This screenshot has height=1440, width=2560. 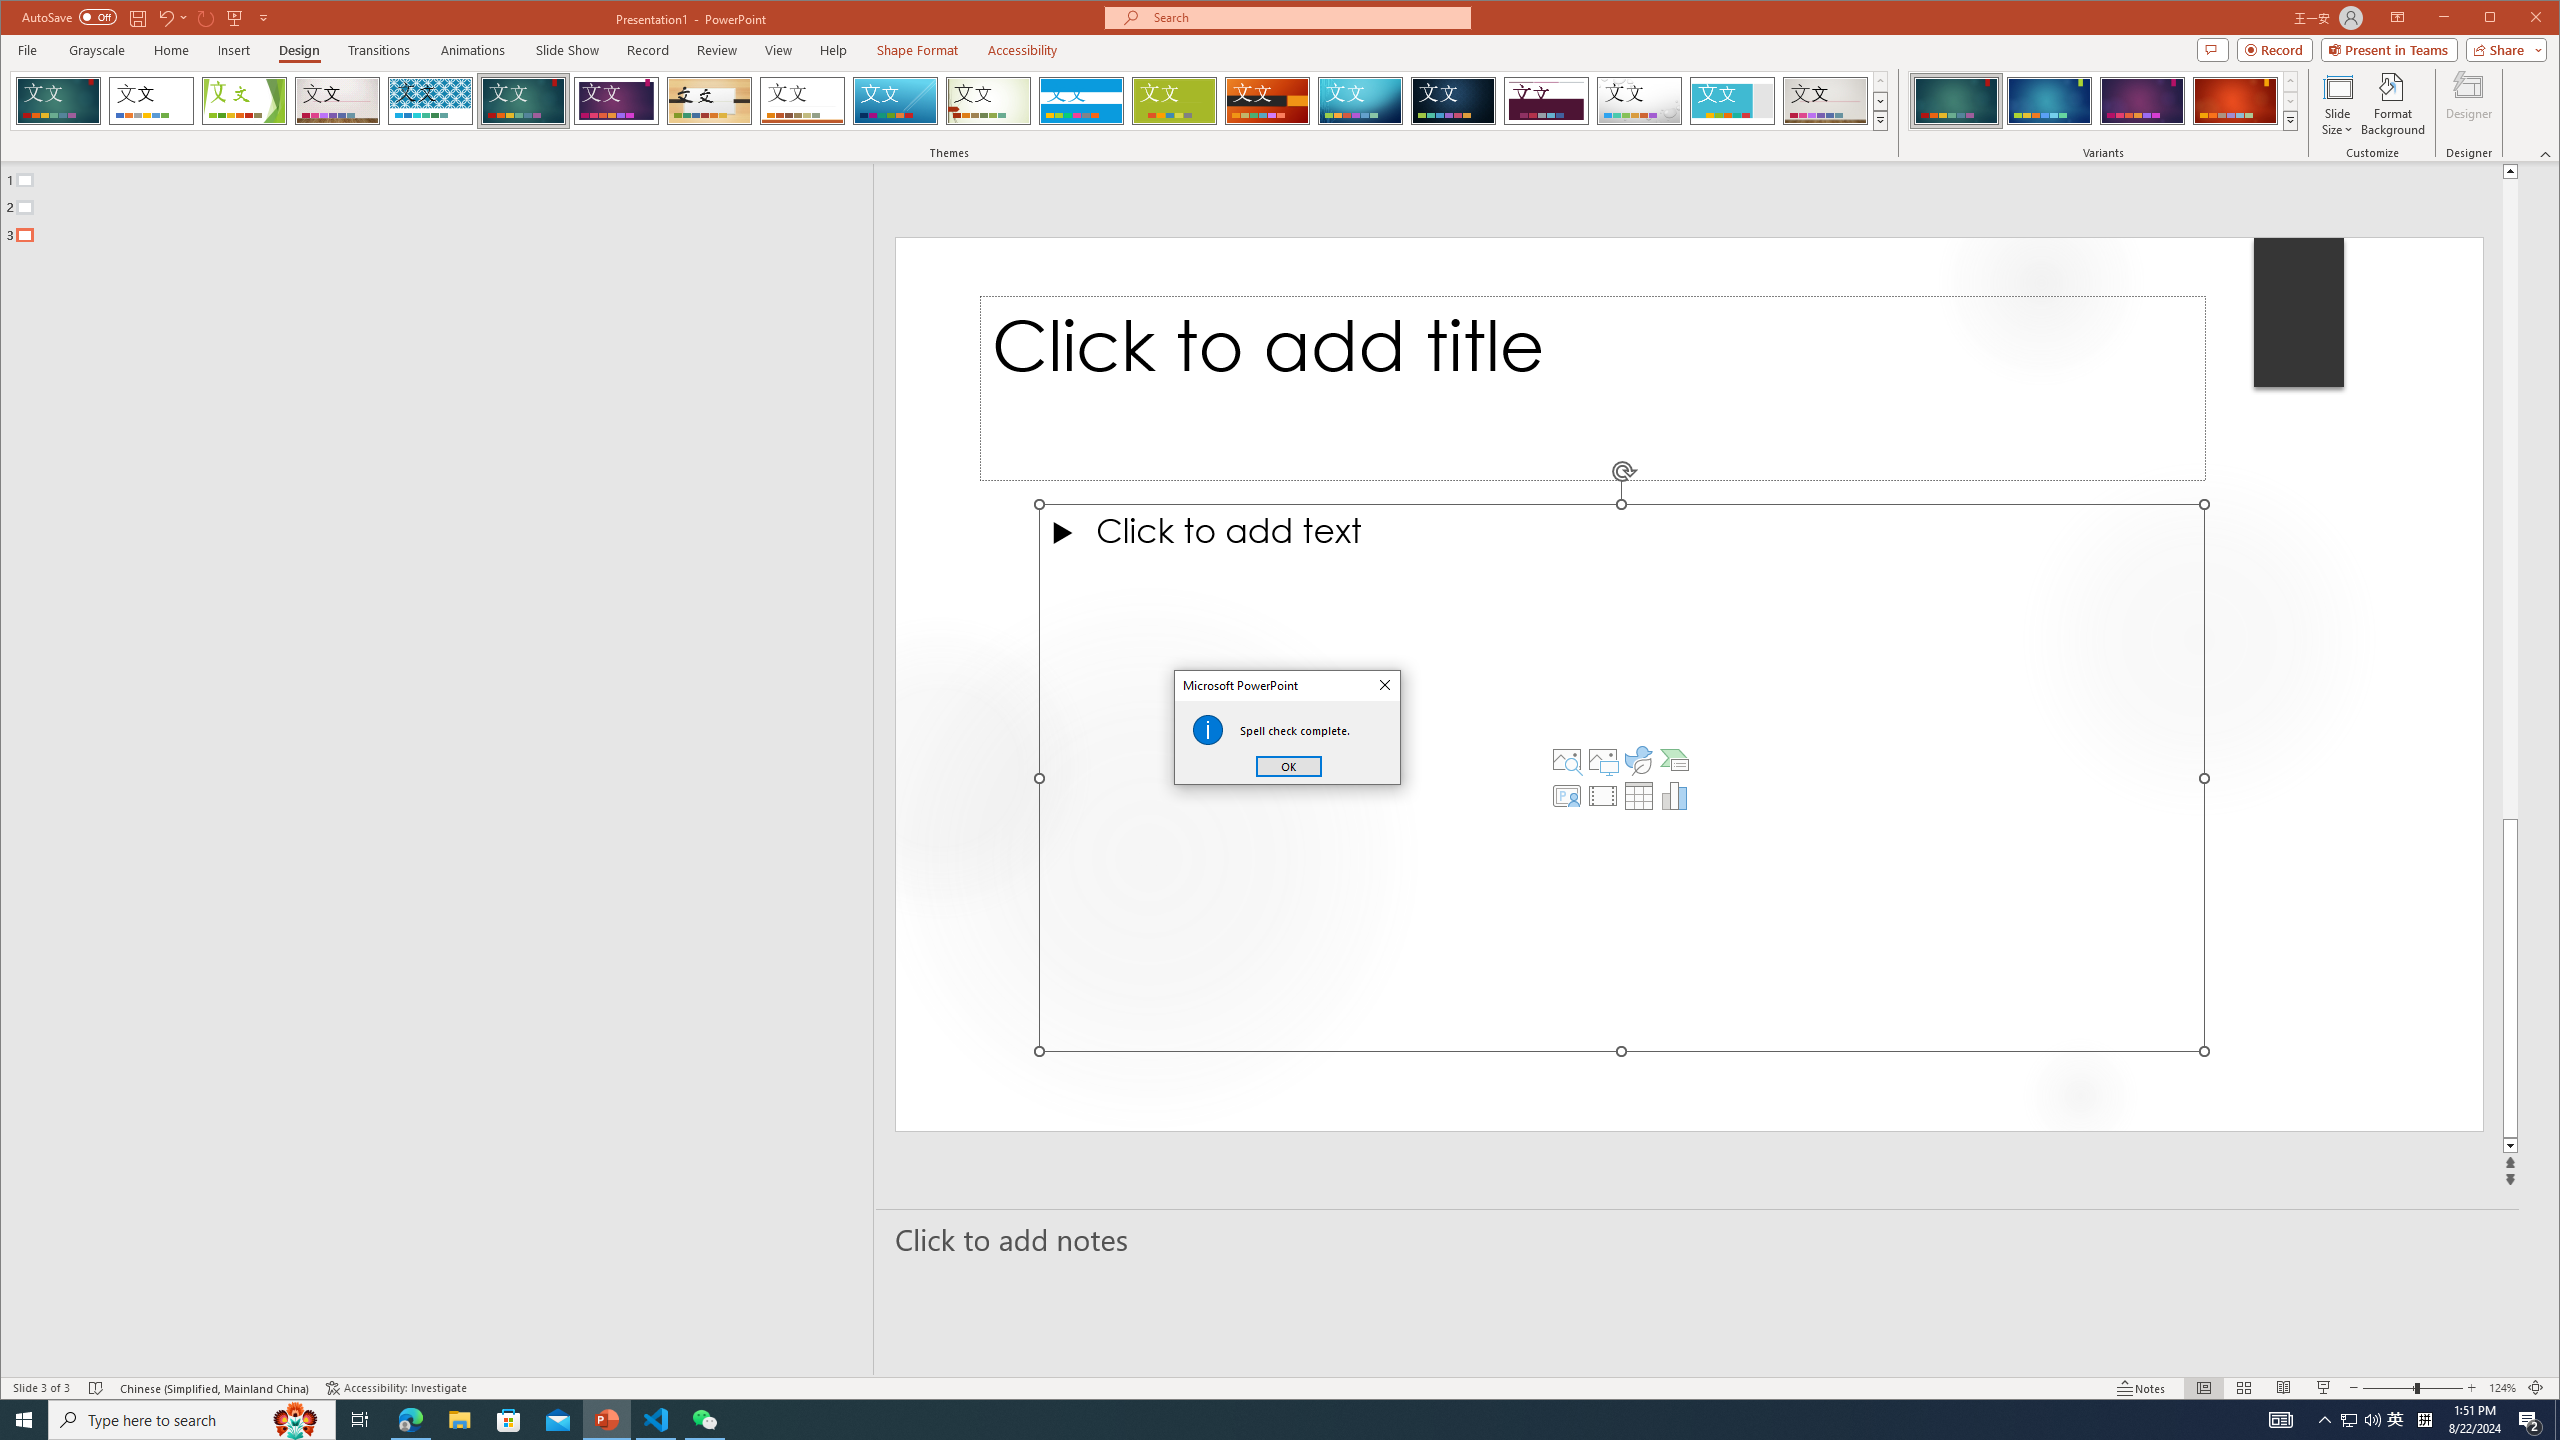 I want to click on 'WeChat - 1 running window', so click(x=705, y=1418).